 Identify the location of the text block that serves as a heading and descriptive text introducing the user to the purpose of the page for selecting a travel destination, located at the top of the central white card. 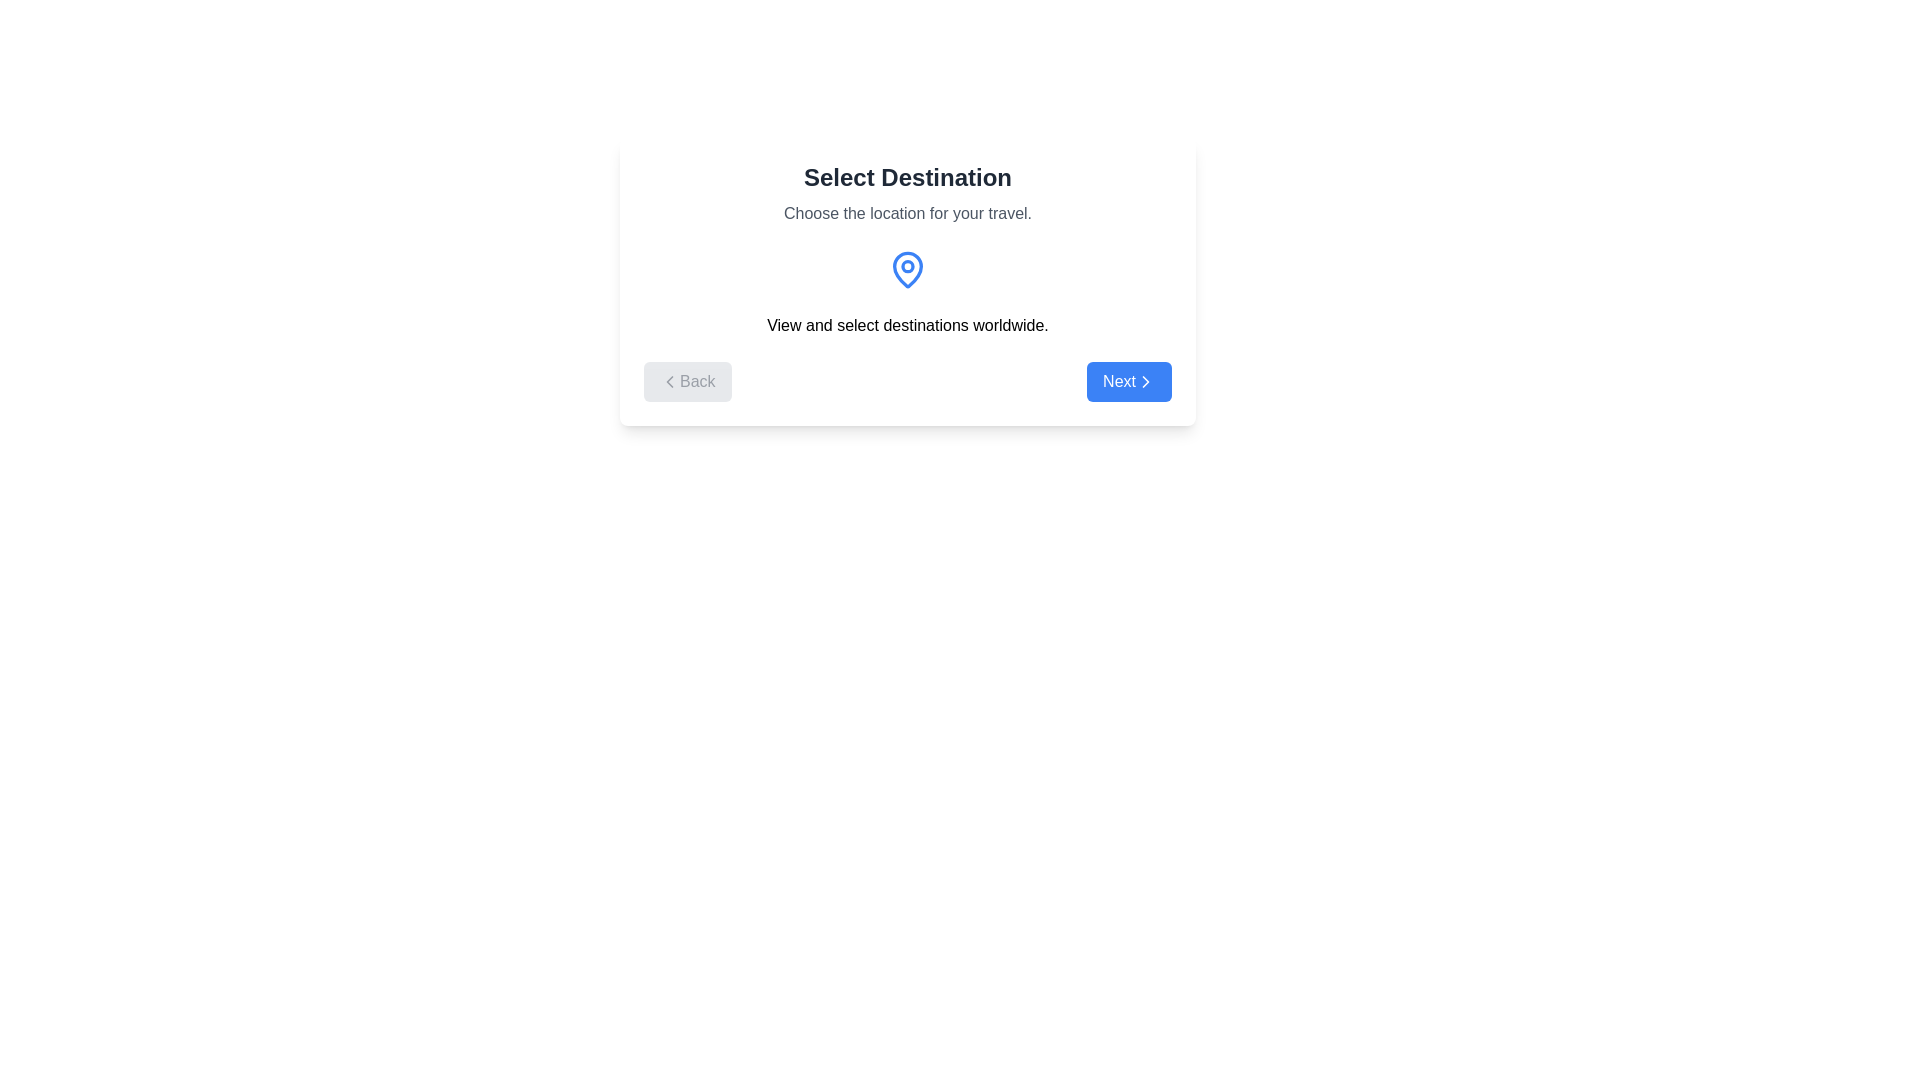
(906, 193).